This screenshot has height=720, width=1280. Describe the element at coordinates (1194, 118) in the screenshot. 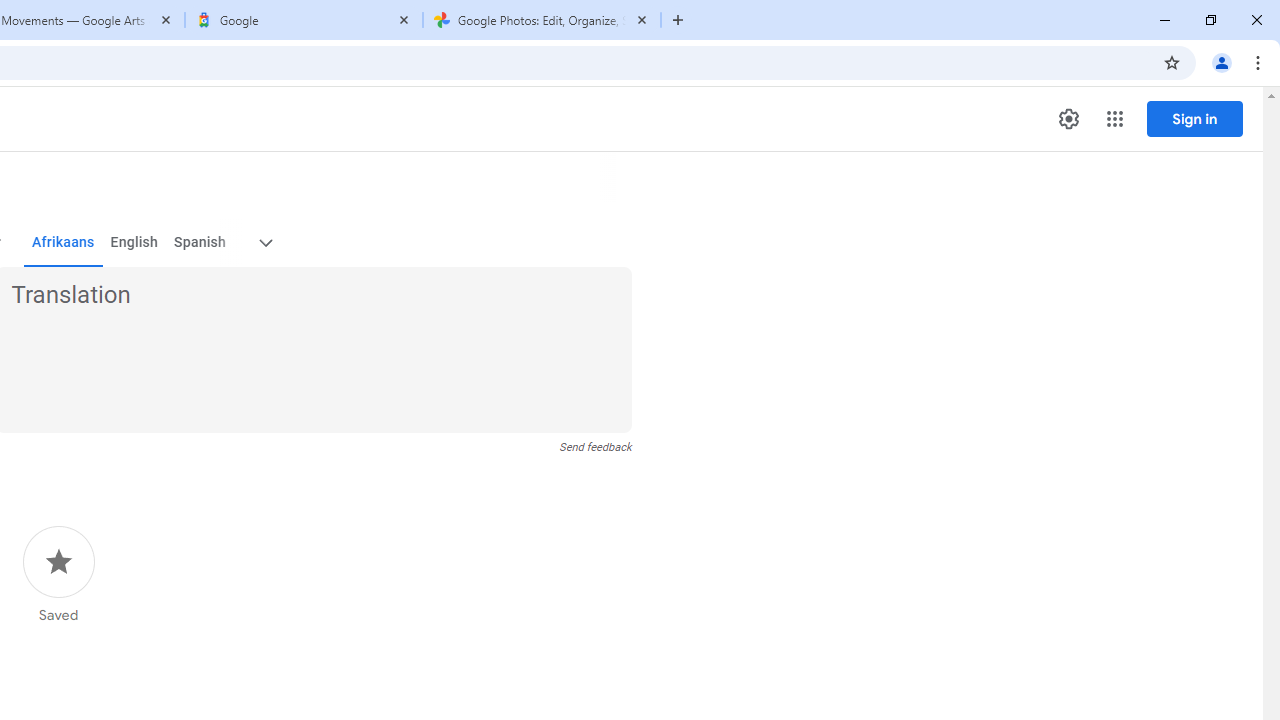

I see `'Sign in'` at that location.